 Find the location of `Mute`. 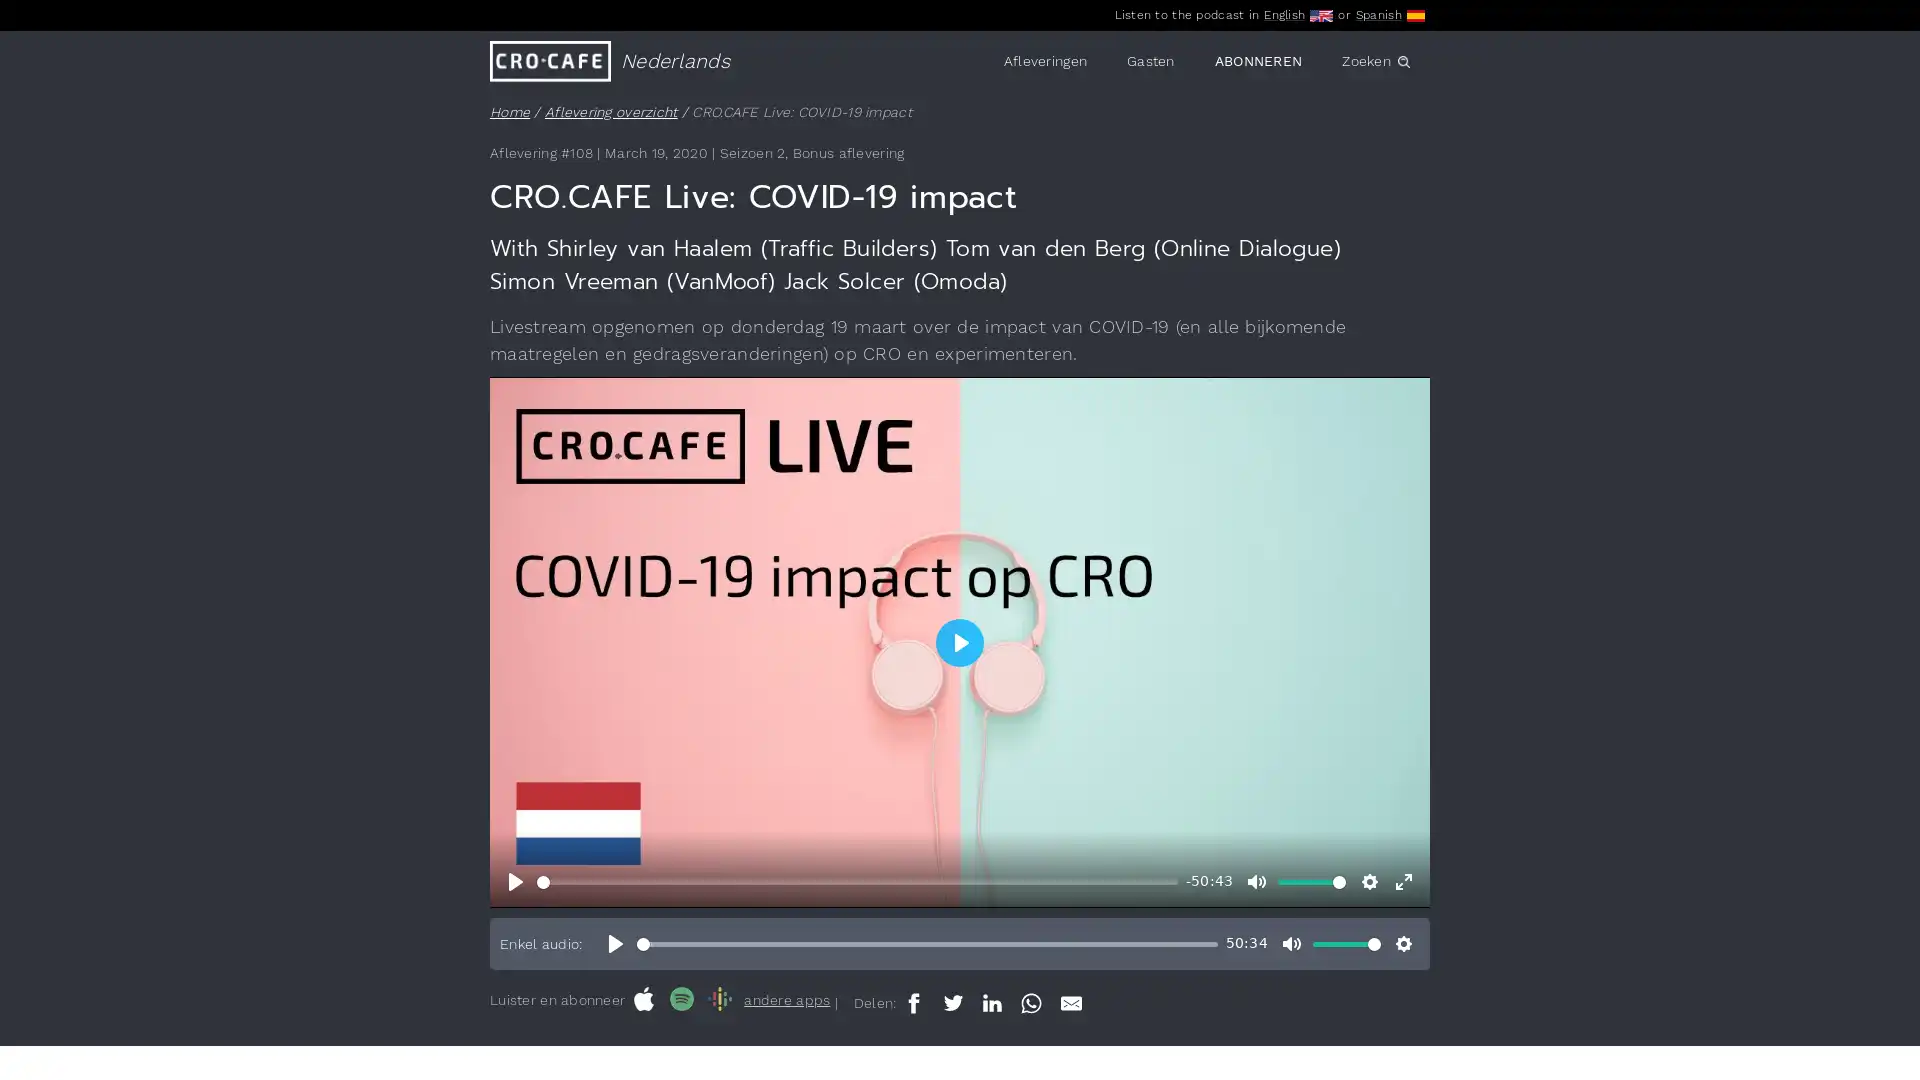

Mute is located at coordinates (1256, 881).